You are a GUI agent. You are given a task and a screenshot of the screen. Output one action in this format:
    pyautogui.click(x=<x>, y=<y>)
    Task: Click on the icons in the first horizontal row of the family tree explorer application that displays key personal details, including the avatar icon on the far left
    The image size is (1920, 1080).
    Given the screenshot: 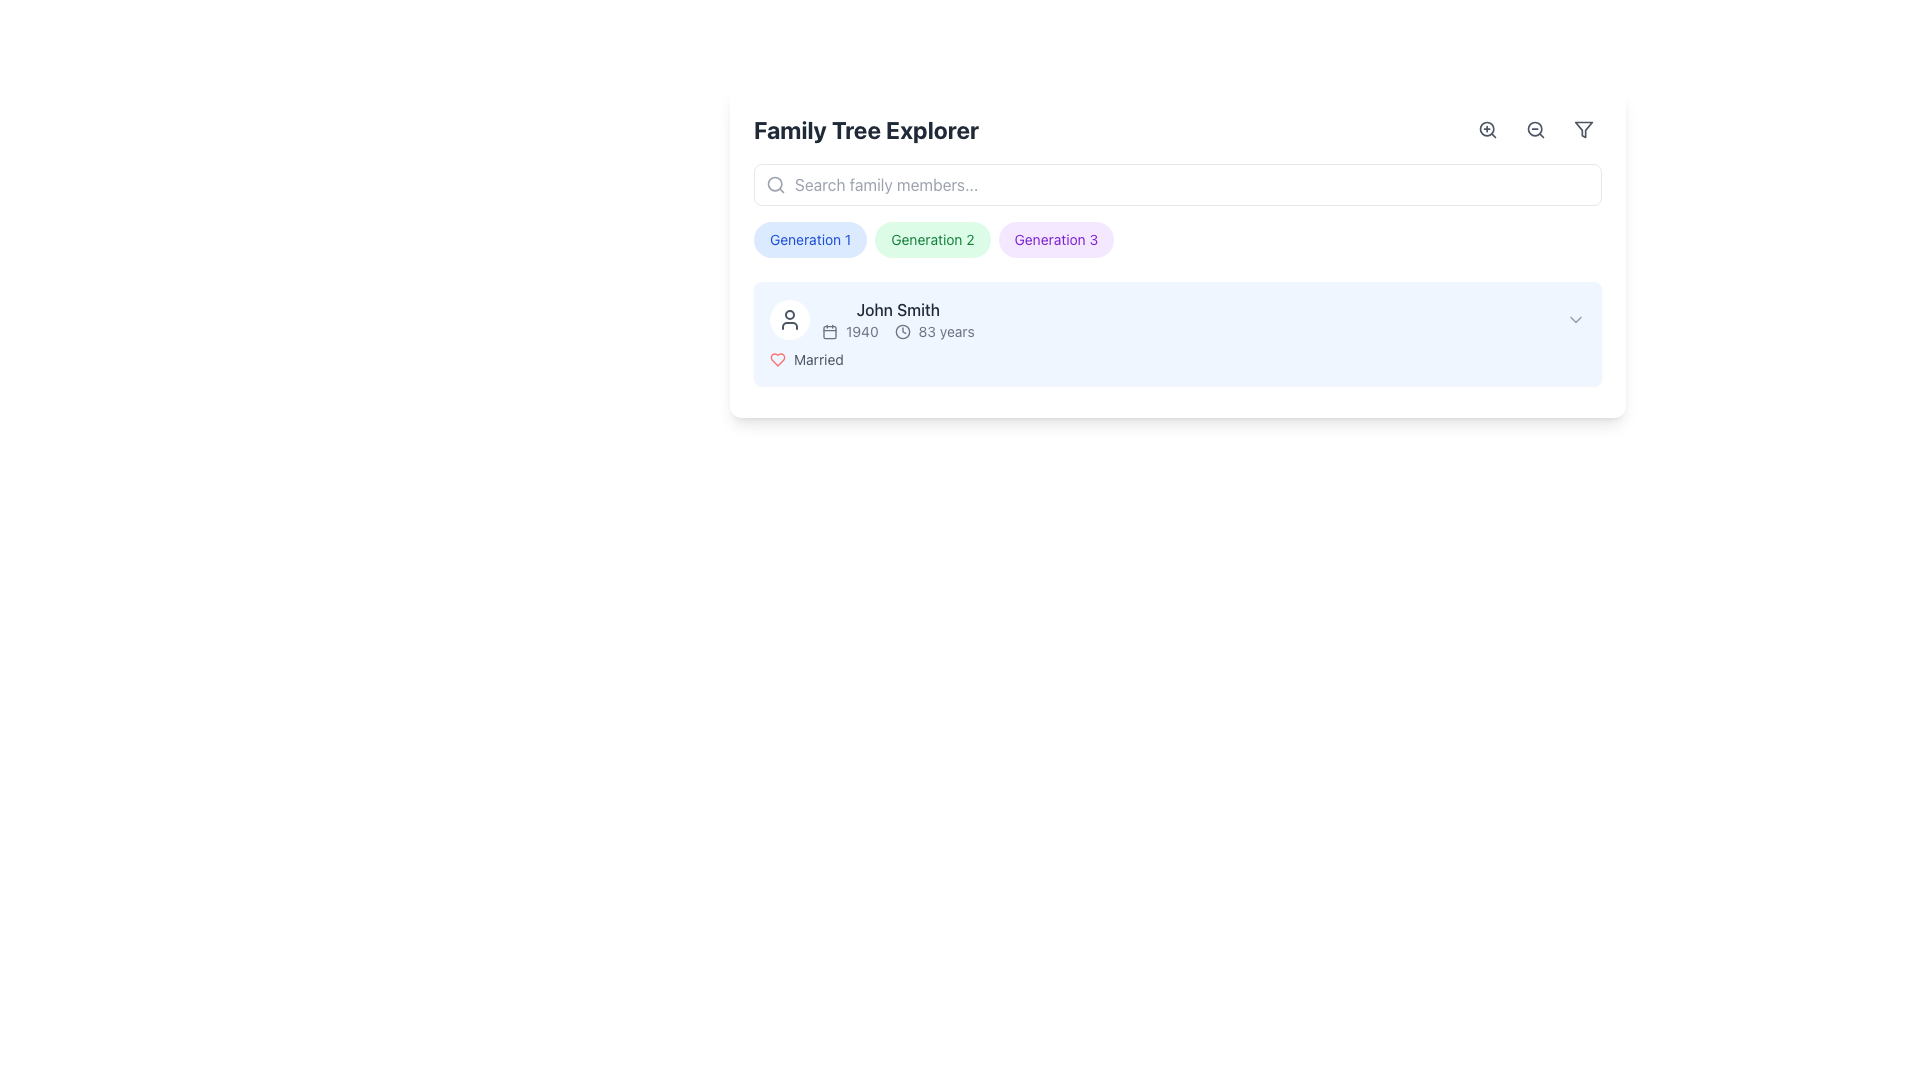 What is the action you would take?
    pyautogui.click(x=1177, y=319)
    